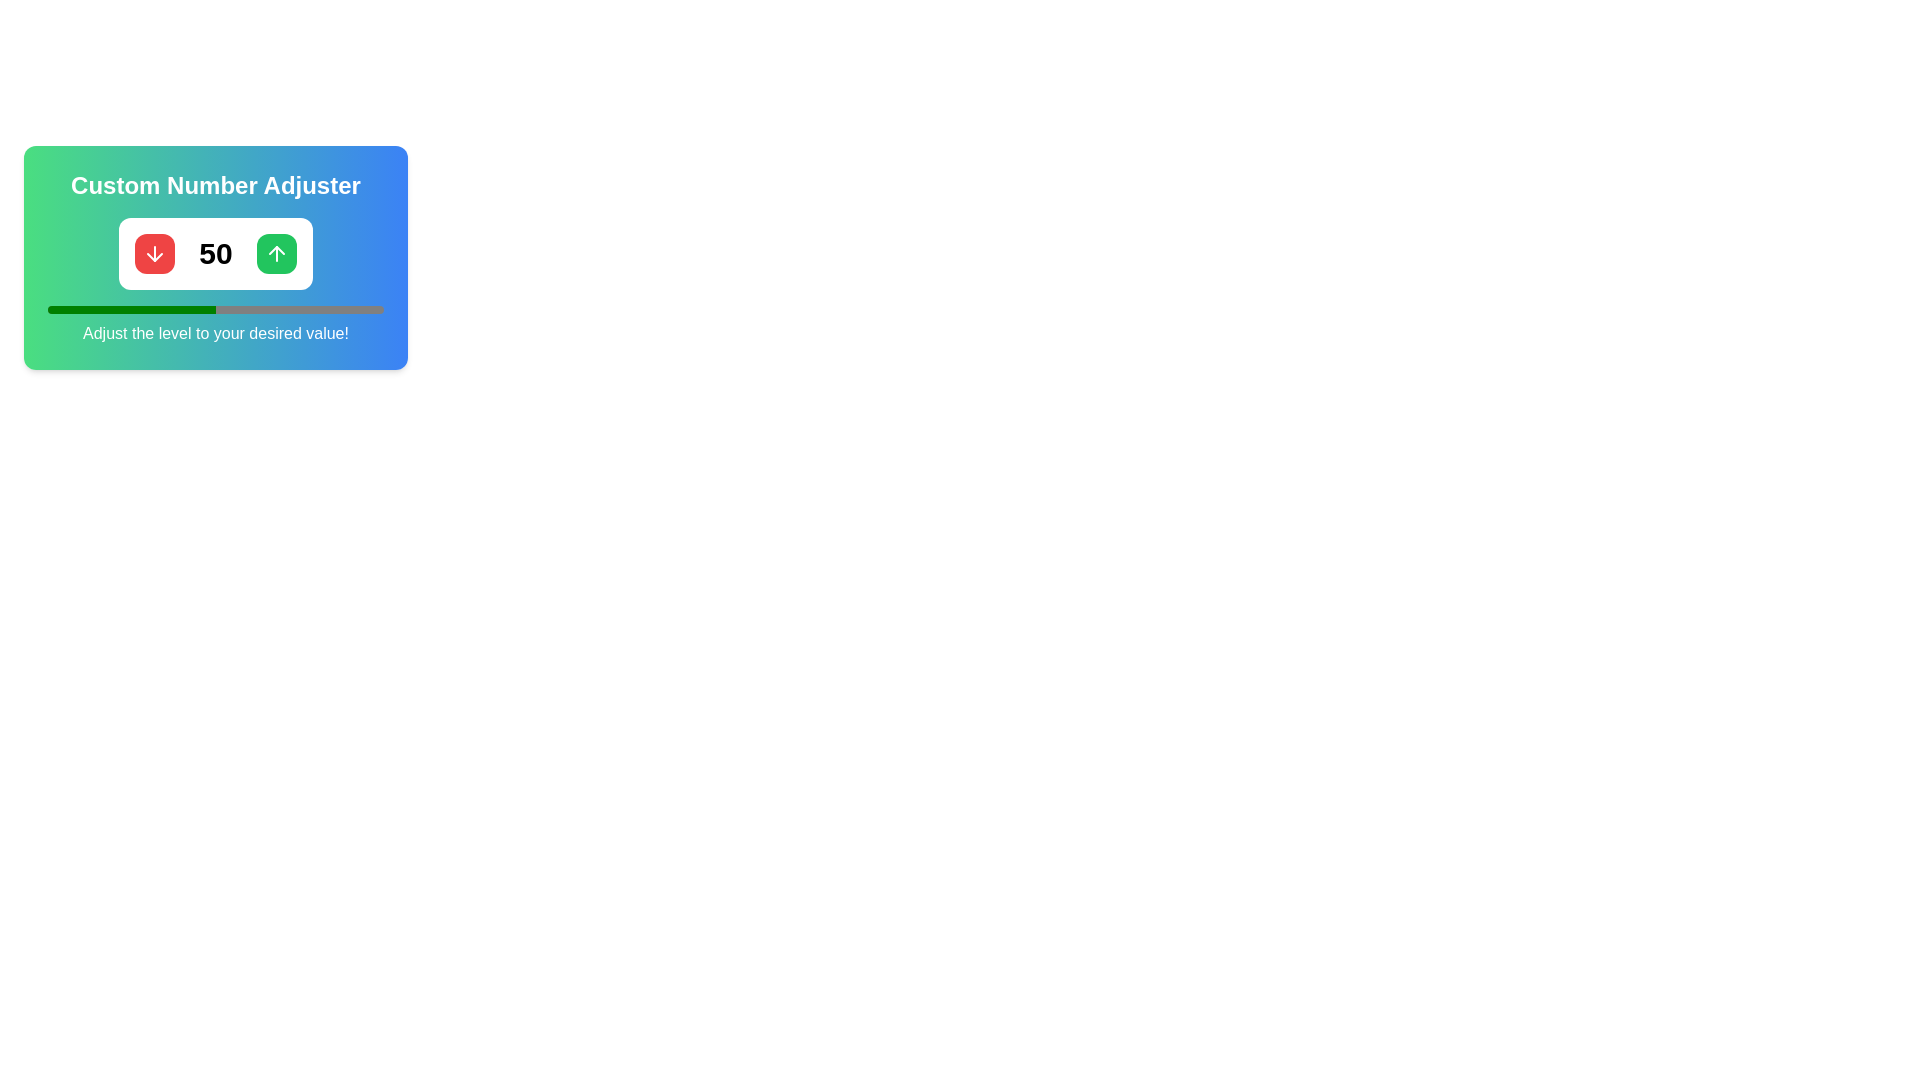  What do you see at coordinates (80, 309) in the screenshot?
I see `the slider value` at bounding box center [80, 309].